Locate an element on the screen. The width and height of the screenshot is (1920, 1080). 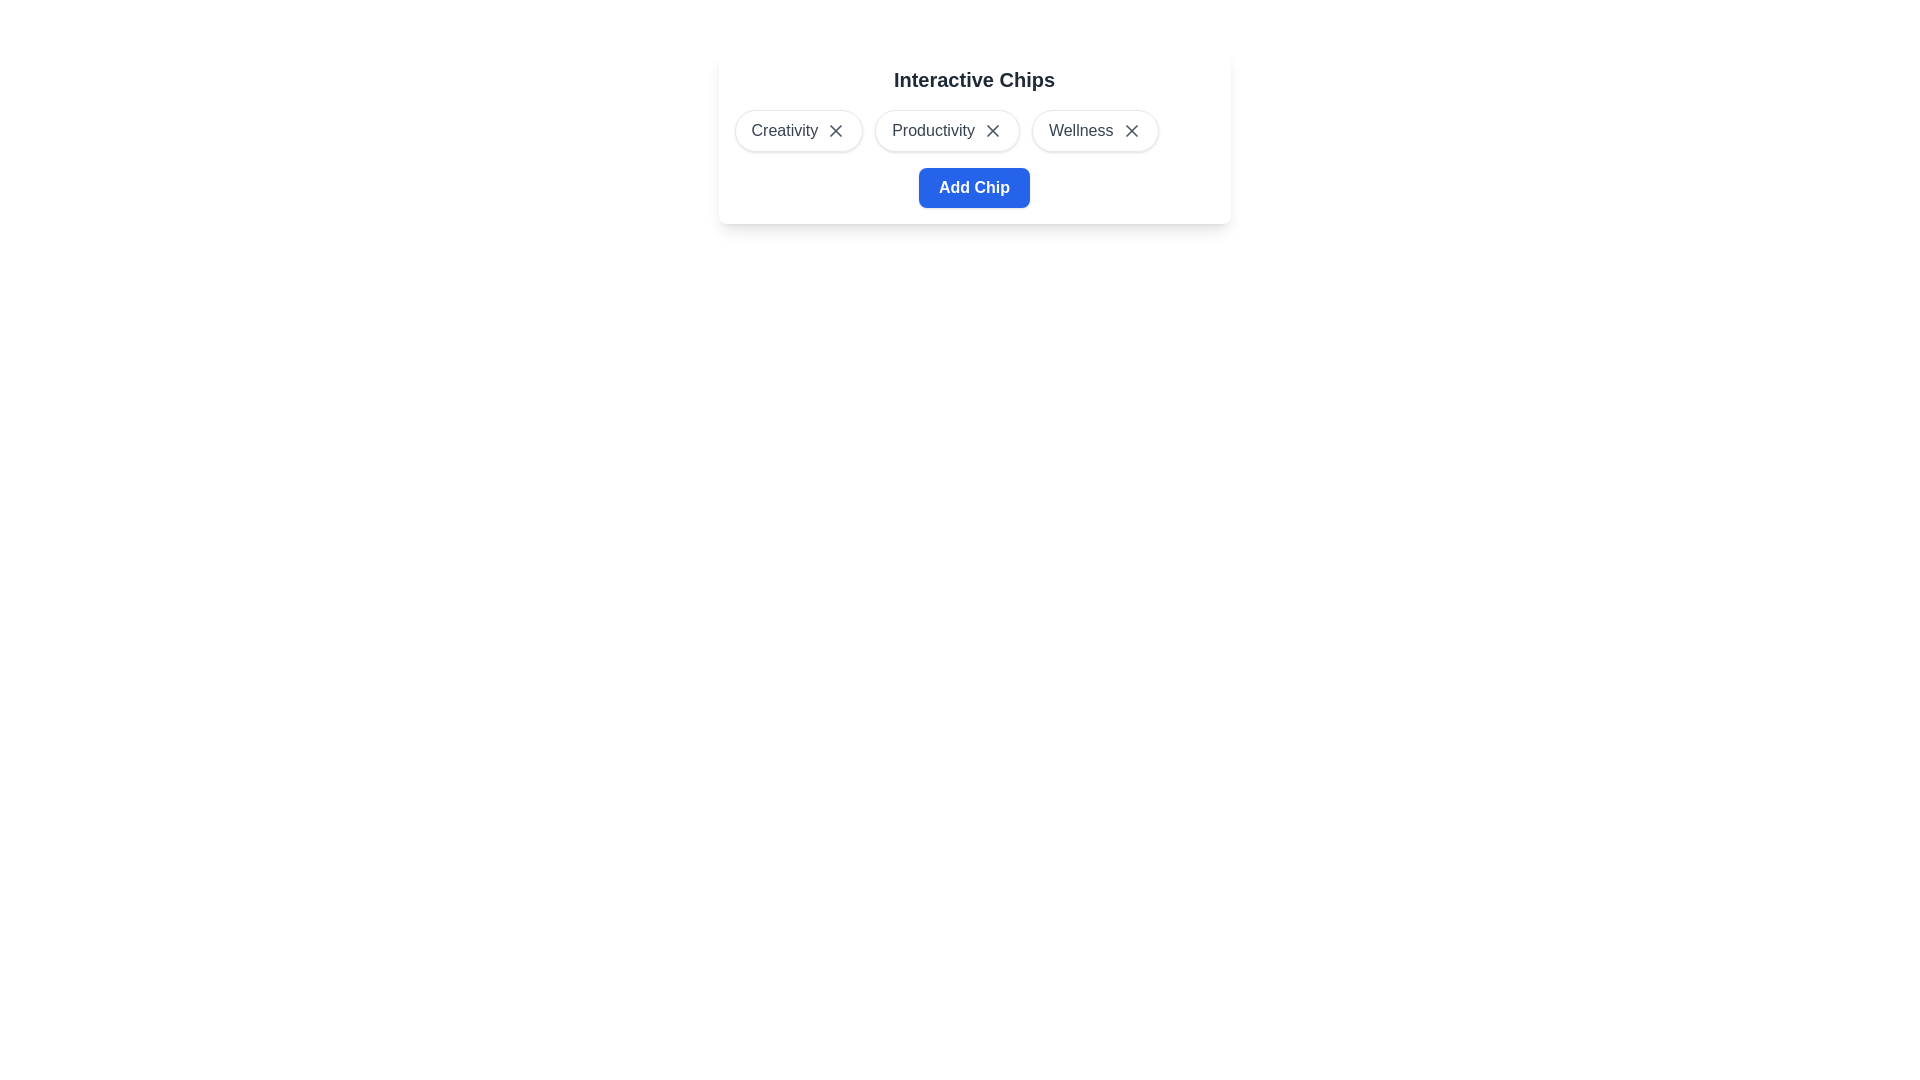
the close (X) symbol button located at the rightmost edge of the 'Wellness' chip, which features soft borders and shadow effects is located at coordinates (1131, 131).